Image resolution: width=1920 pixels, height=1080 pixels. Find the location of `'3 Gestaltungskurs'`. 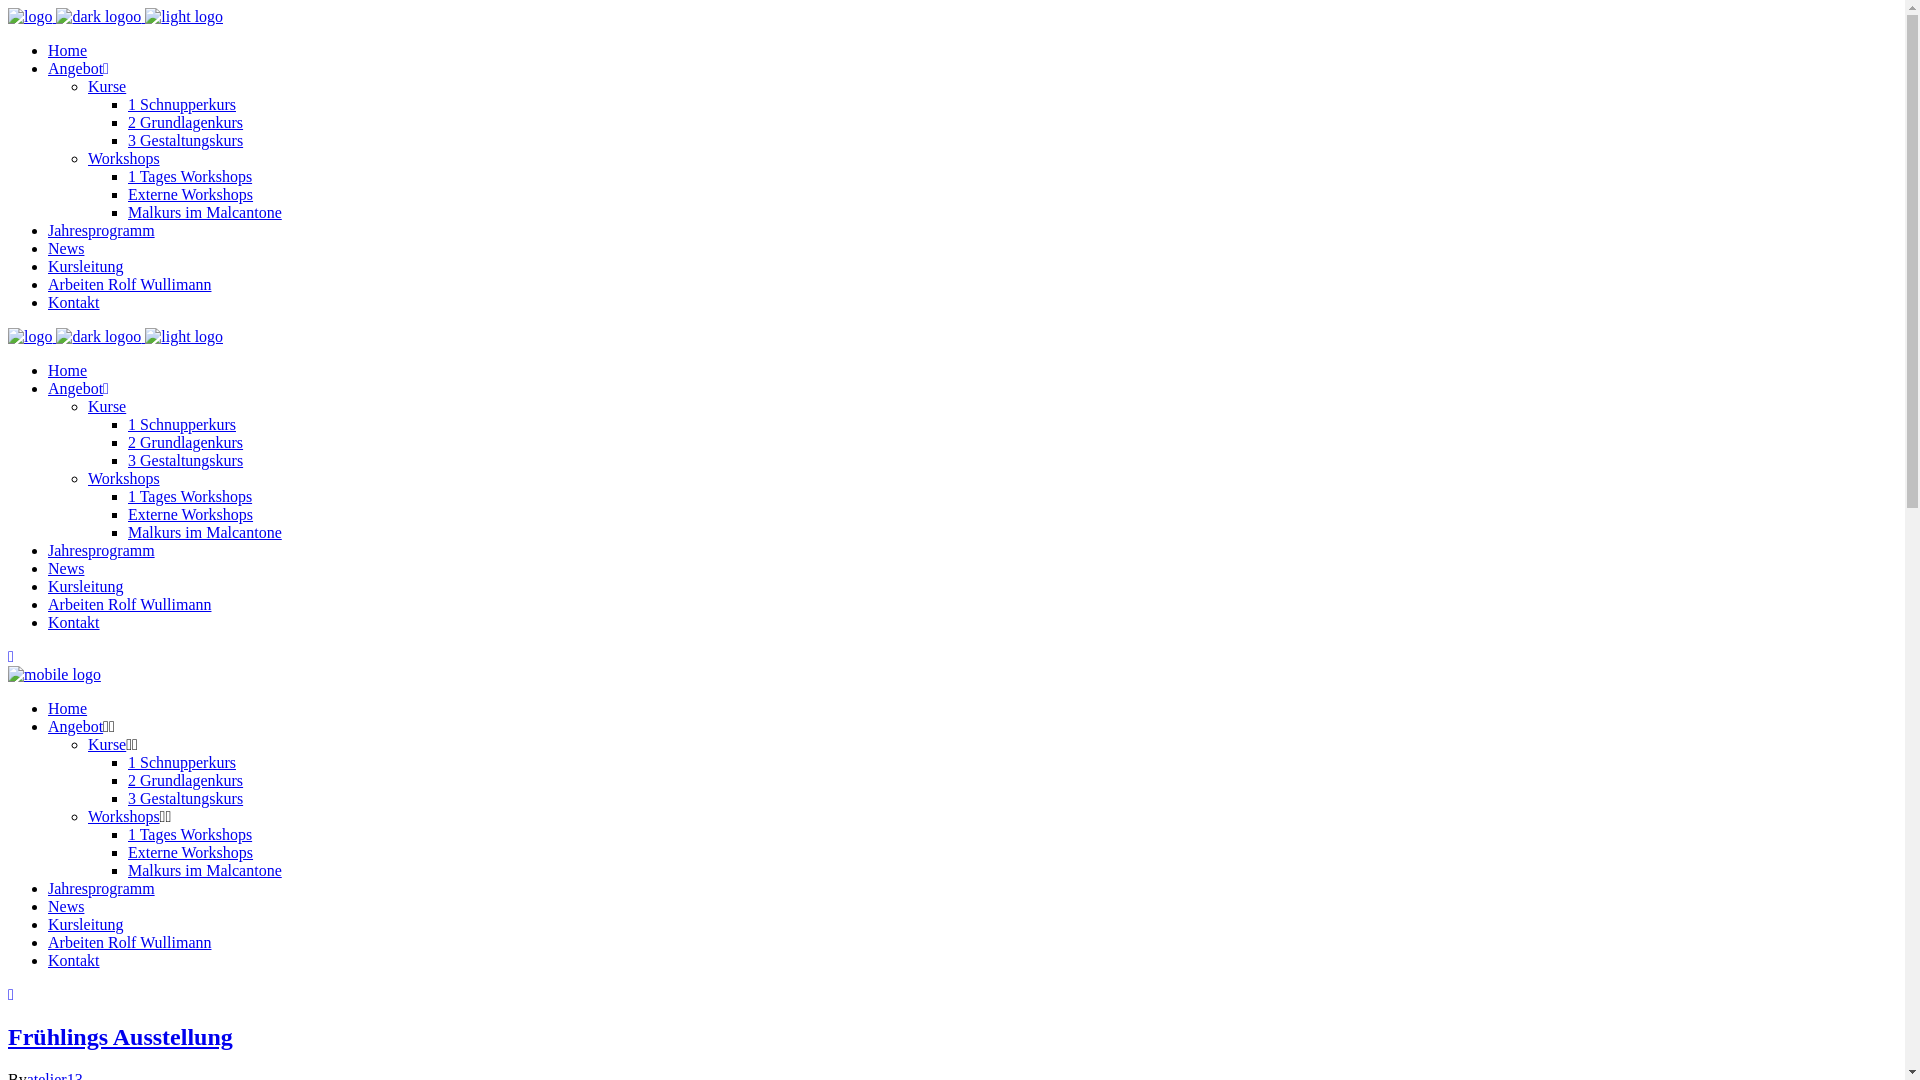

'3 Gestaltungskurs' is located at coordinates (185, 139).